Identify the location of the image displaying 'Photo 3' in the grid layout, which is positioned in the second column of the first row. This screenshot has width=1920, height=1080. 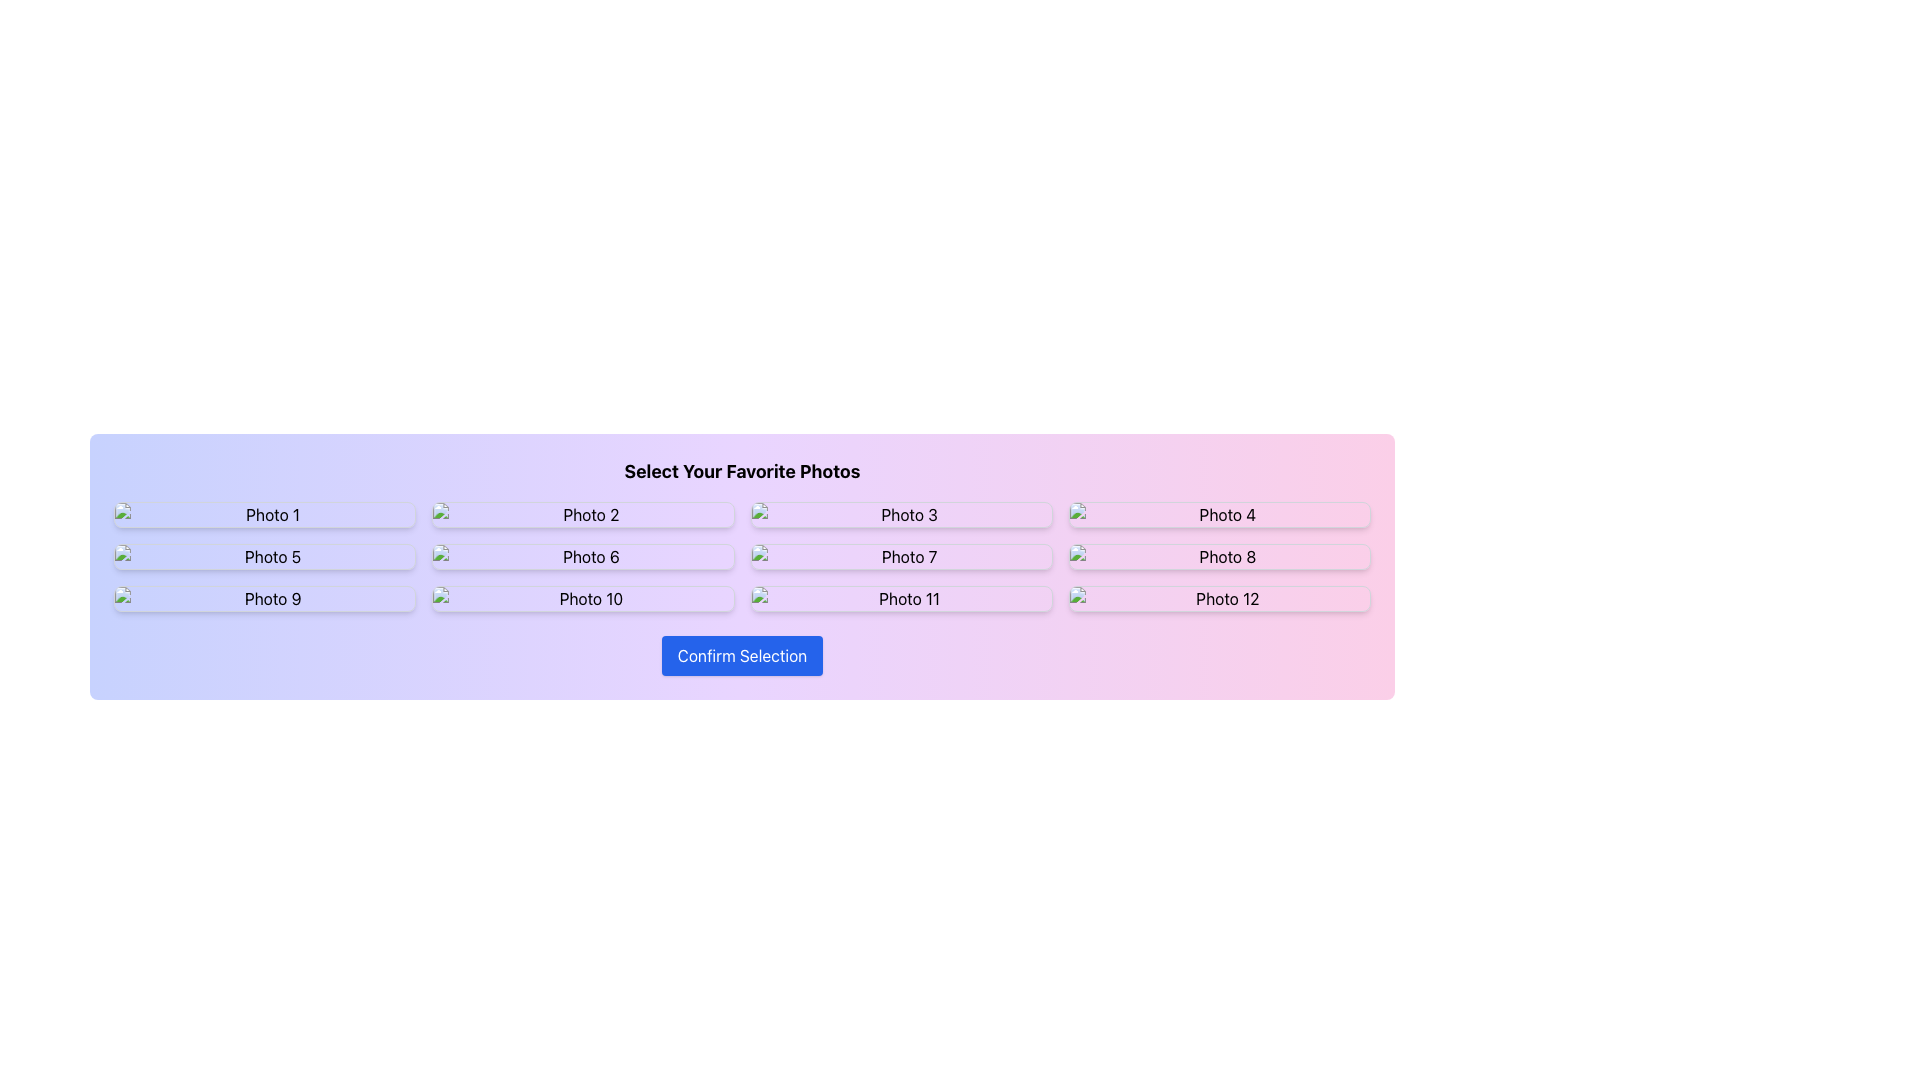
(900, 514).